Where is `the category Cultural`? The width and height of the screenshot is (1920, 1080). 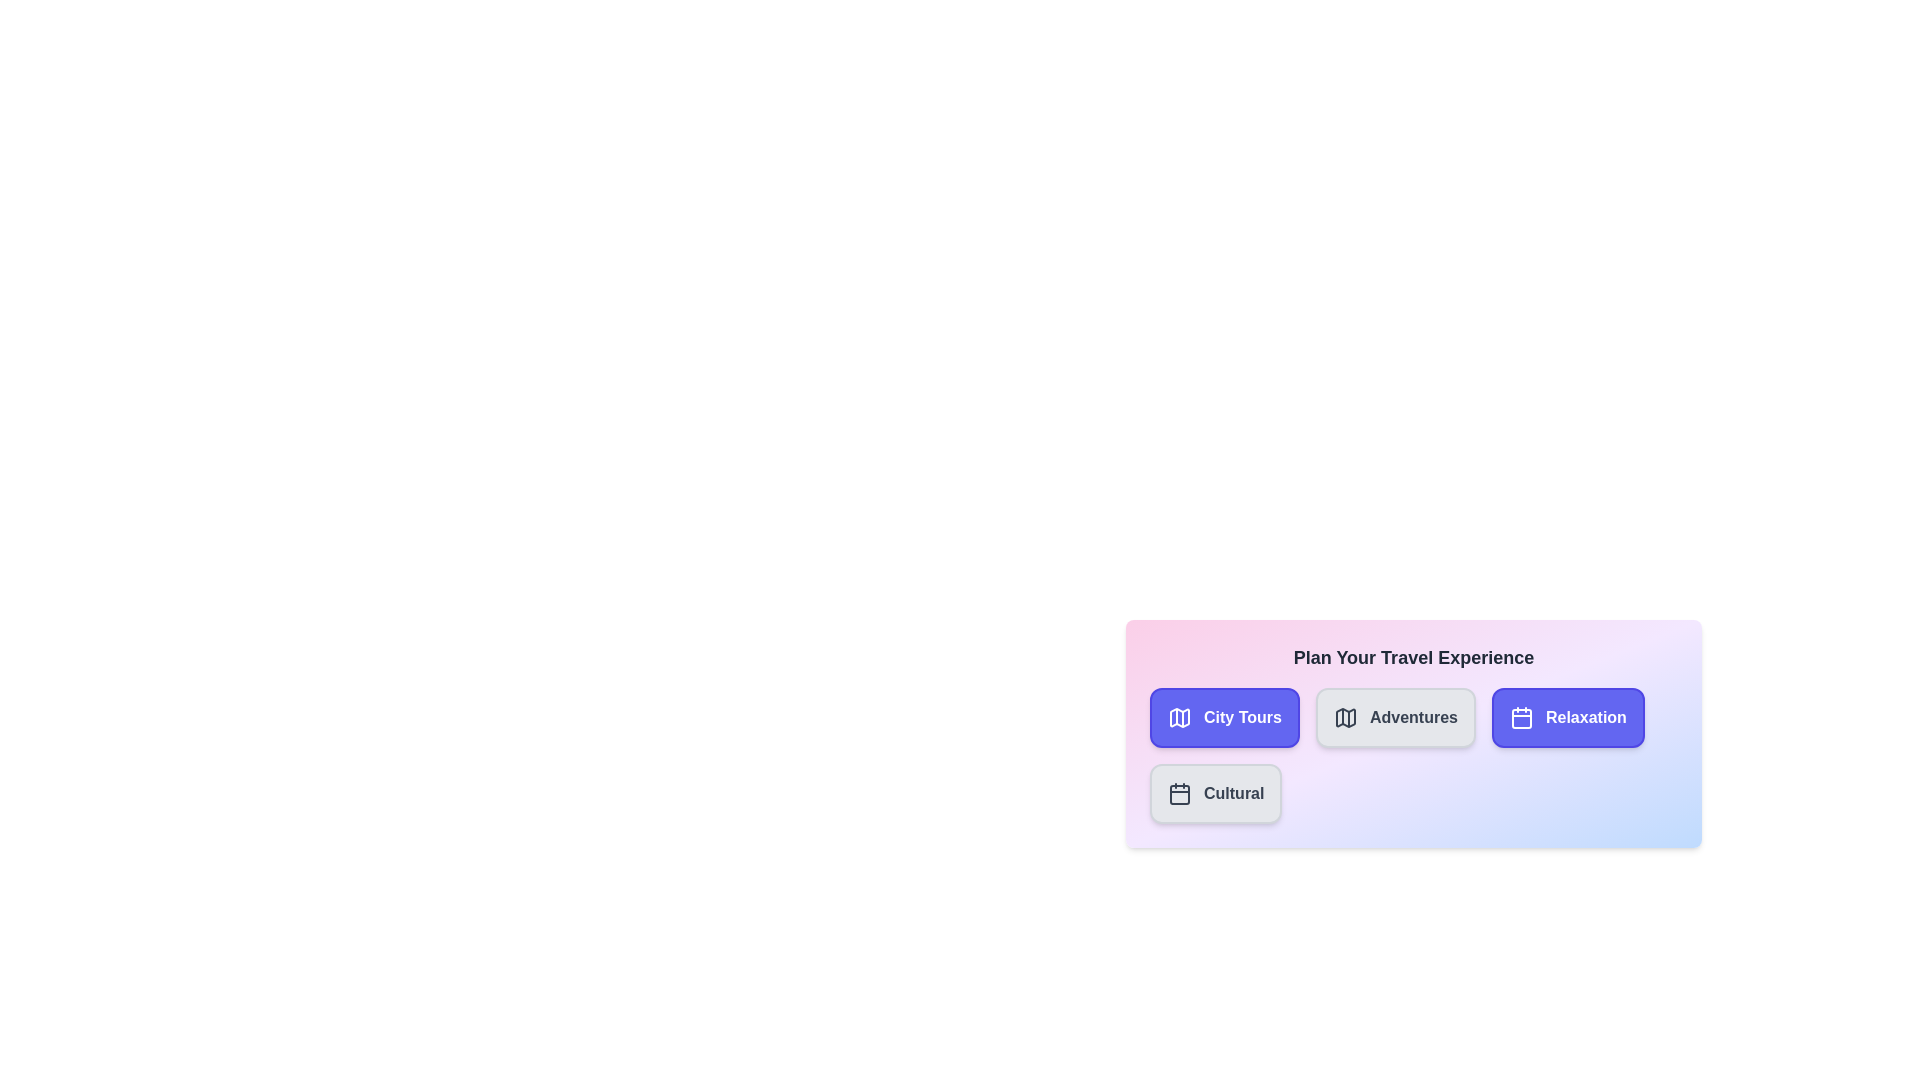
the category Cultural is located at coordinates (1215, 793).